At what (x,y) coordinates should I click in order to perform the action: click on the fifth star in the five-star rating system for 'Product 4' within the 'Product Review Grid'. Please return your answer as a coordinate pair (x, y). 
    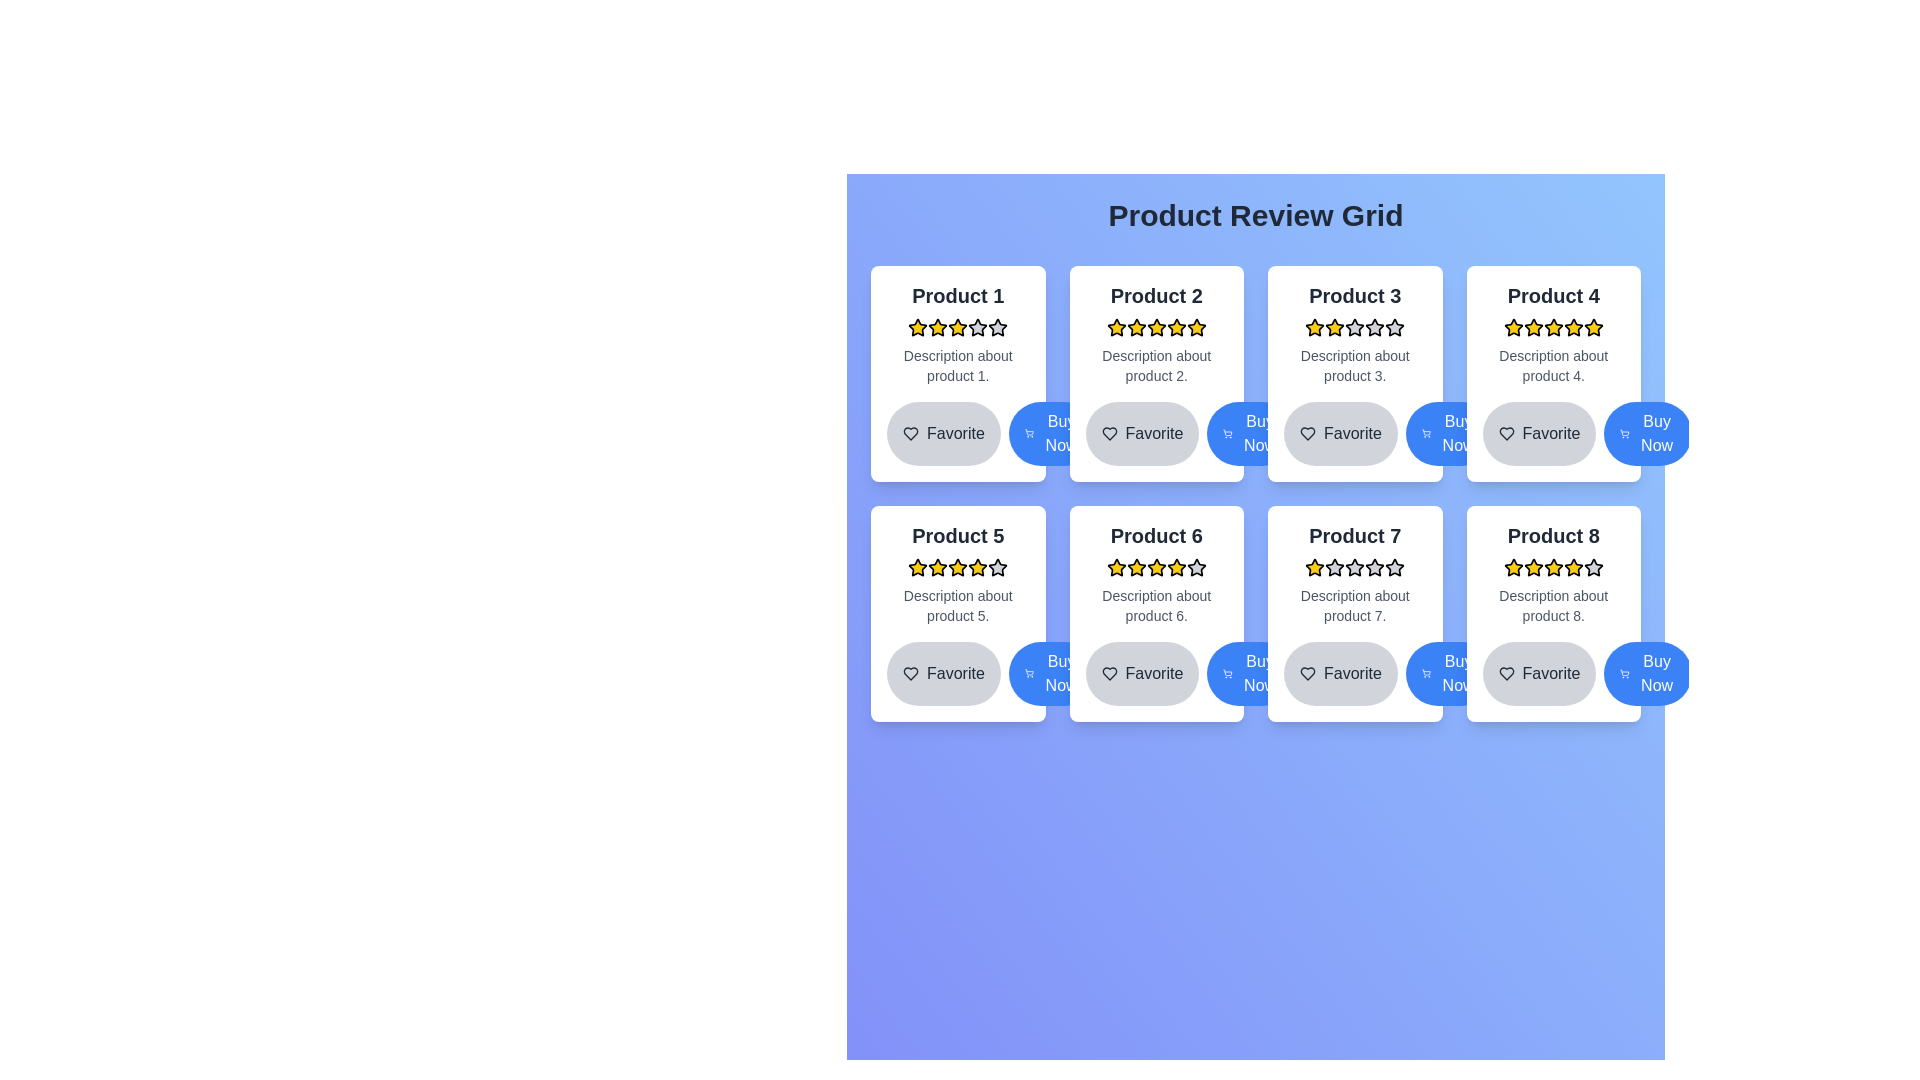
    Looking at the image, I should click on (1572, 326).